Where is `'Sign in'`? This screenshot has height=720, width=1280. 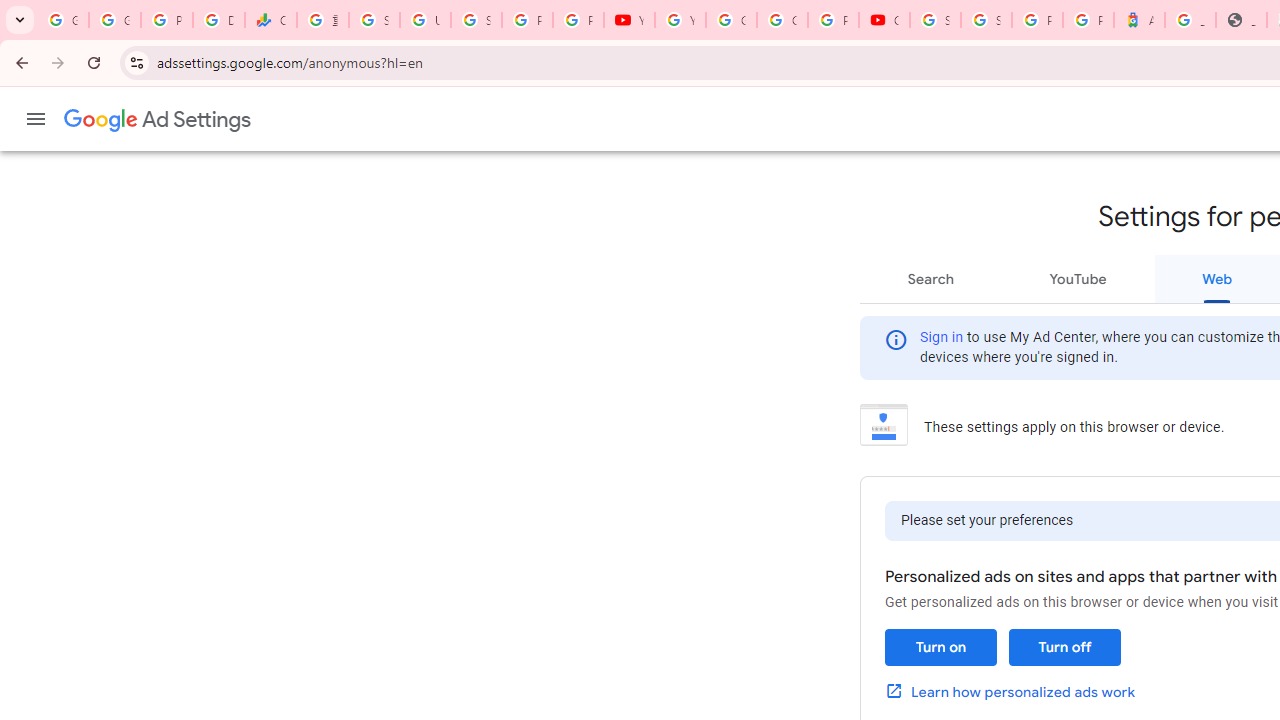 'Sign in' is located at coordinates (941, 336).